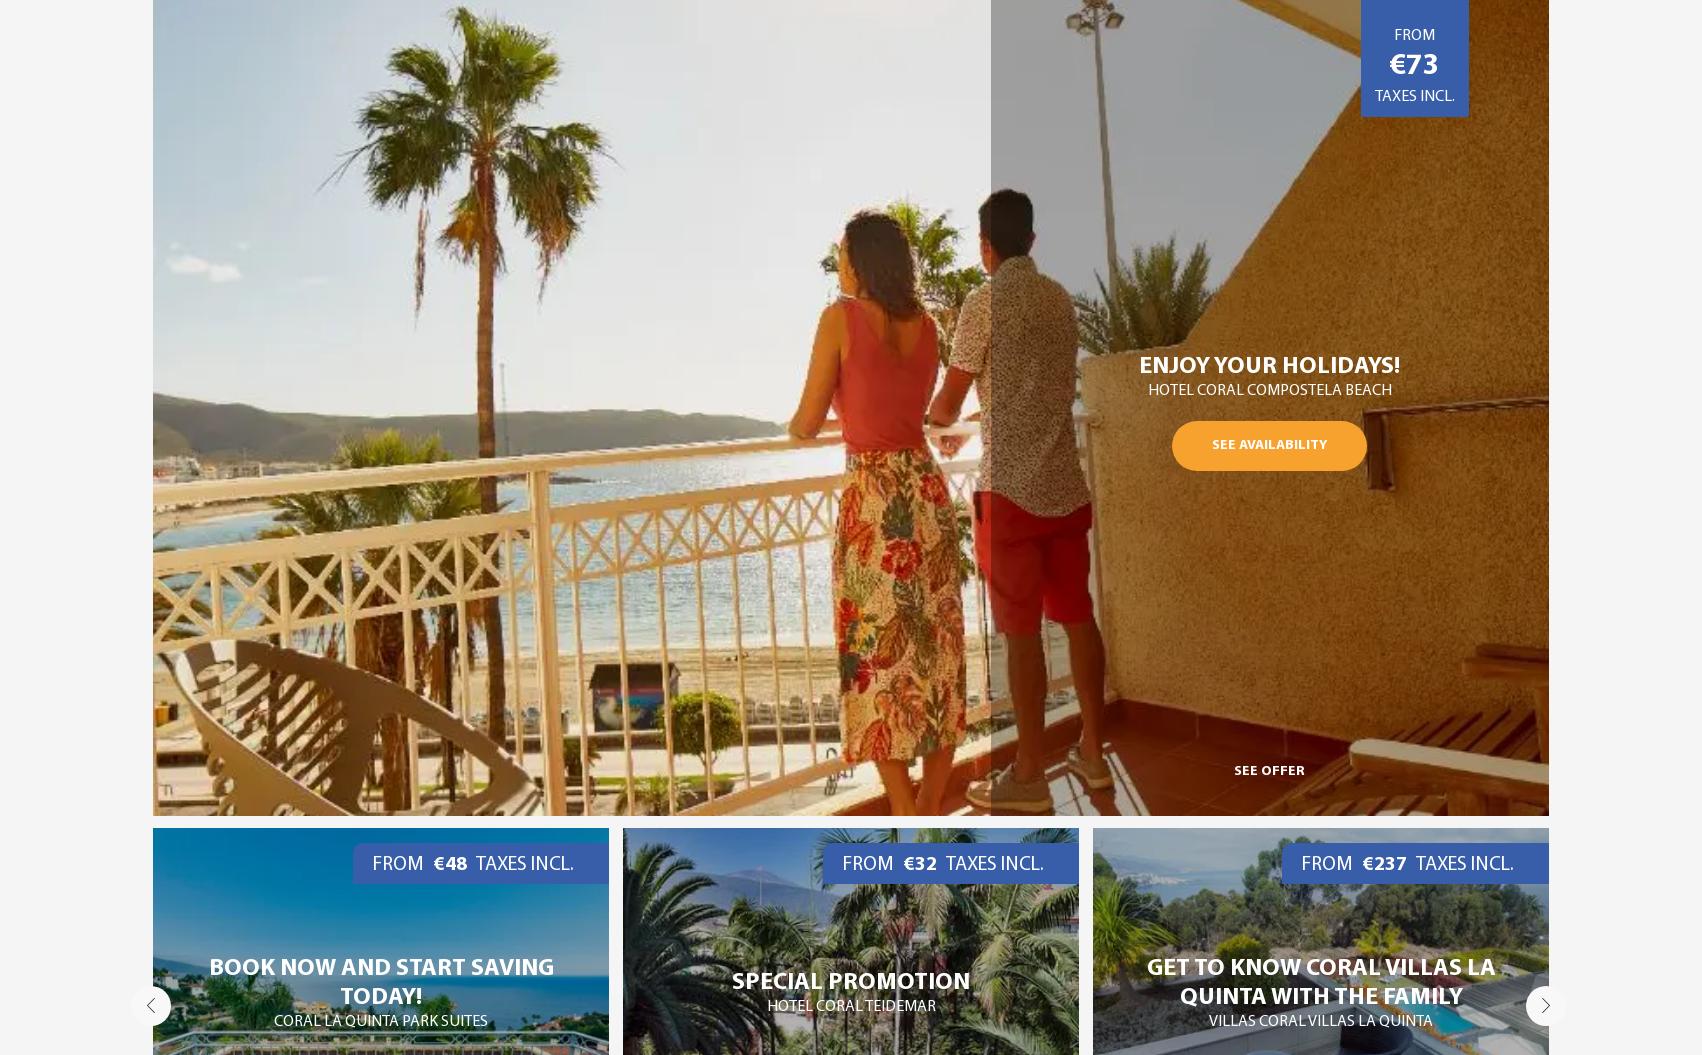 This screenshot has height=1055, width=1702. Describe the element at coordinates (449, 864) in the screenshot. I see `'€32'` at that location.